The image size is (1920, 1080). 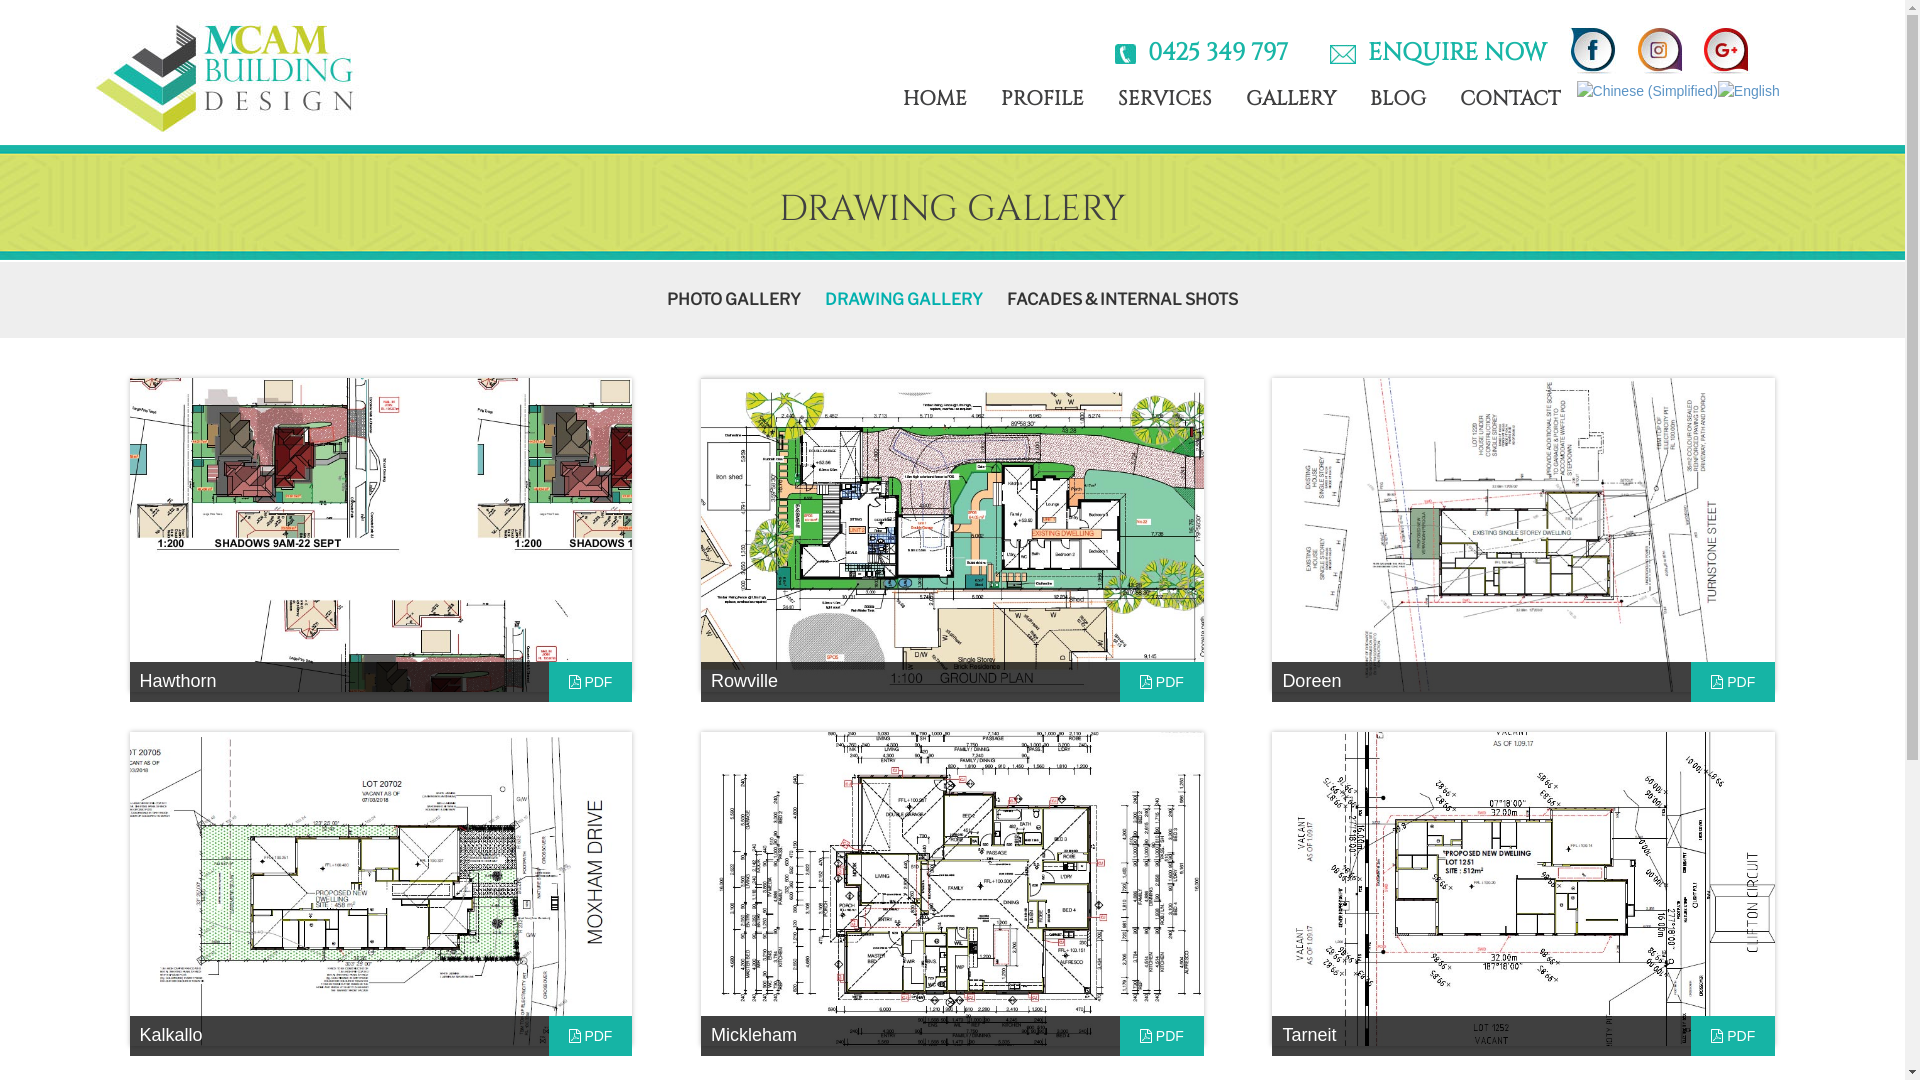 What do you see at coordinates (1731, 1035) in the screenshot?
I see `'PDF'` at bounding box center [1731, 1035].